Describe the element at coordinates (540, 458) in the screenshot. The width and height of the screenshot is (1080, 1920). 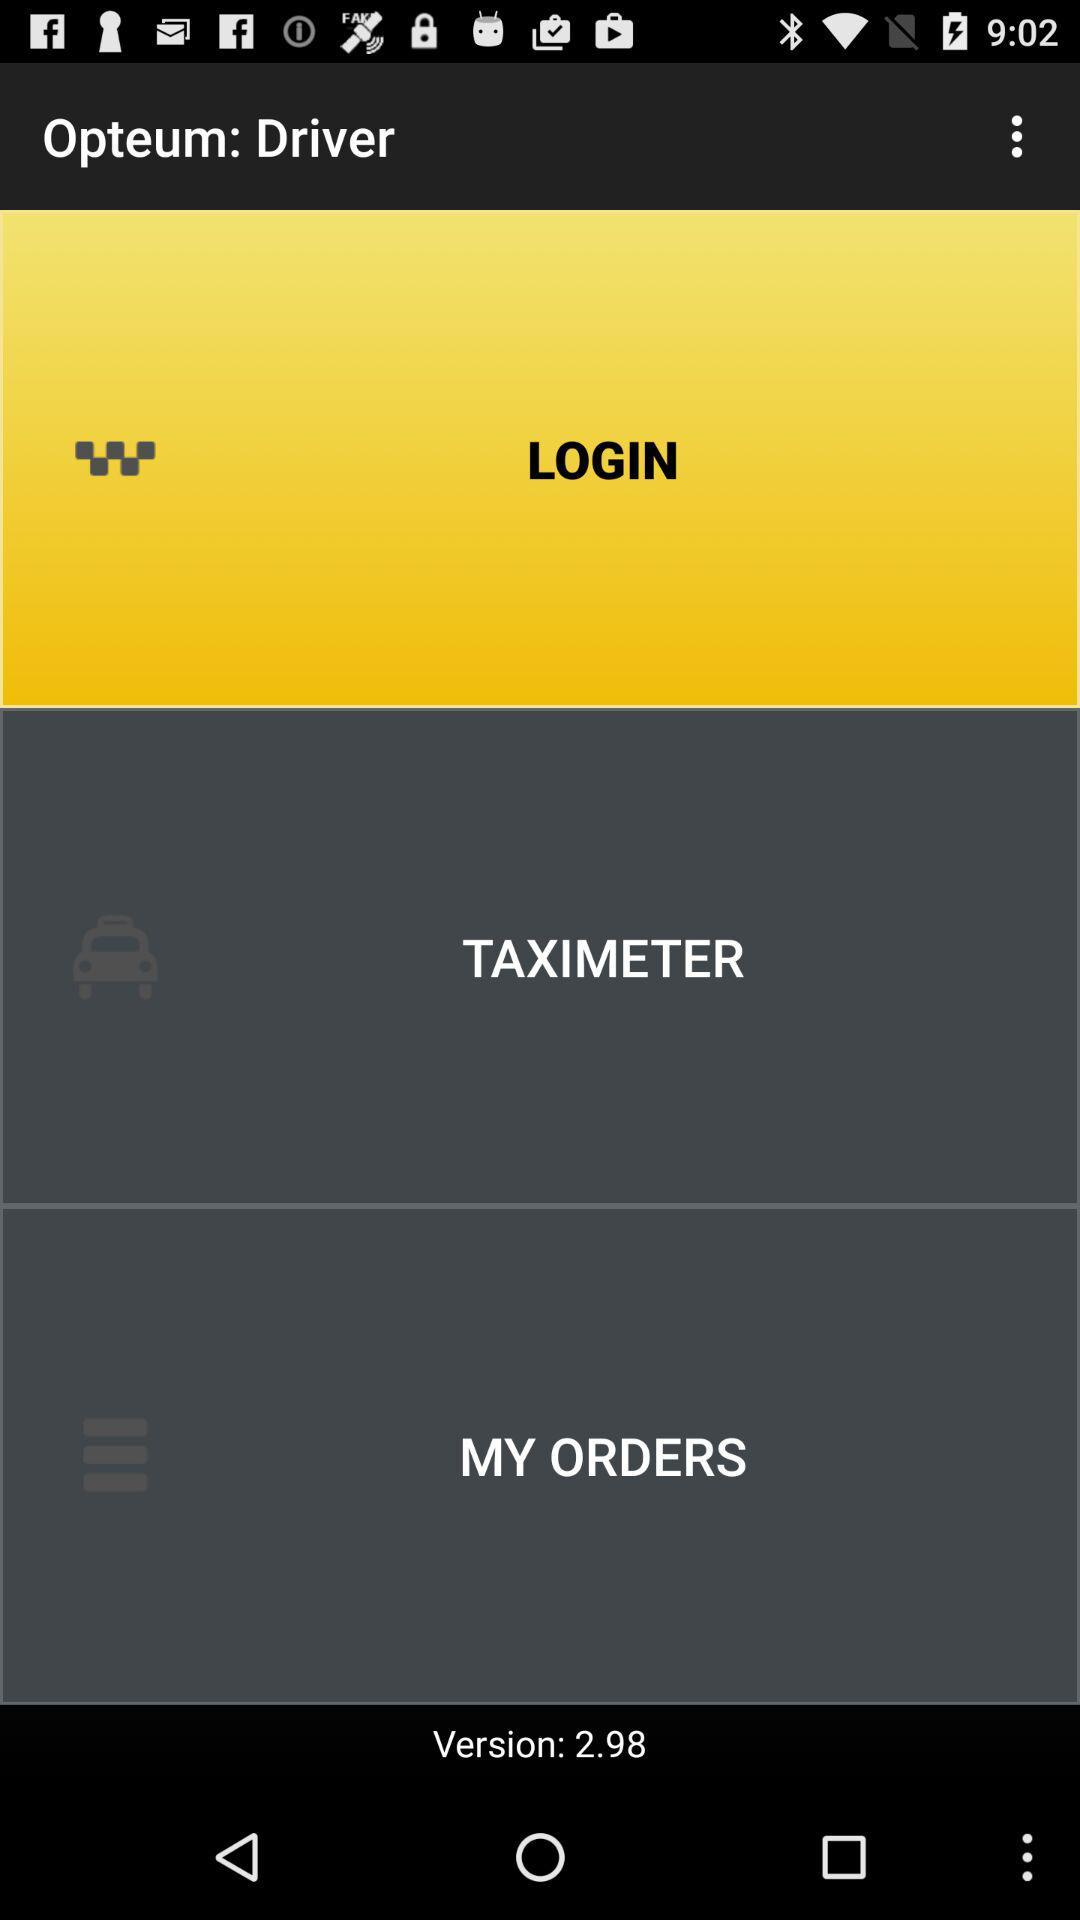
I see `the item above the taximeter item` at that location.